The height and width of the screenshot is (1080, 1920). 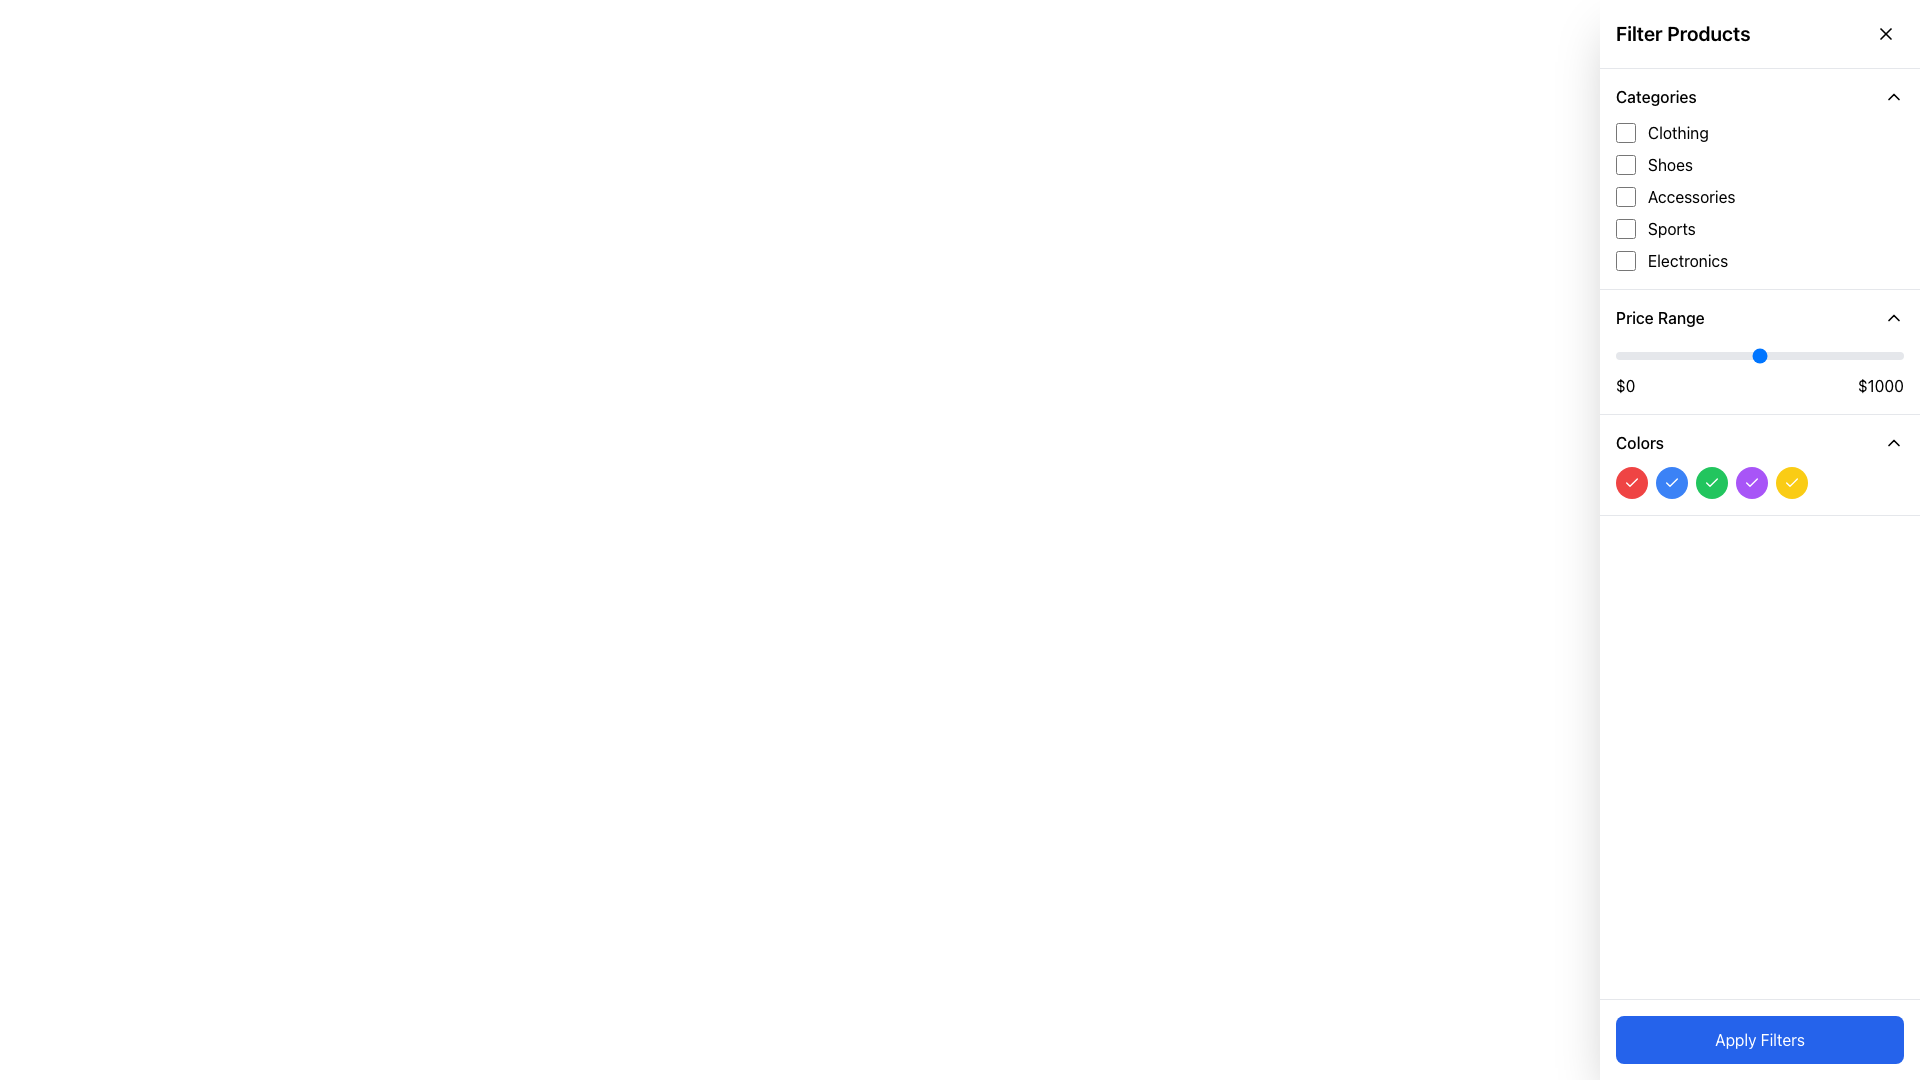 What do you see at coordinates (1619, 354) in the screenshot?
I see `the price range slider` at bounding box center [1619, 354].